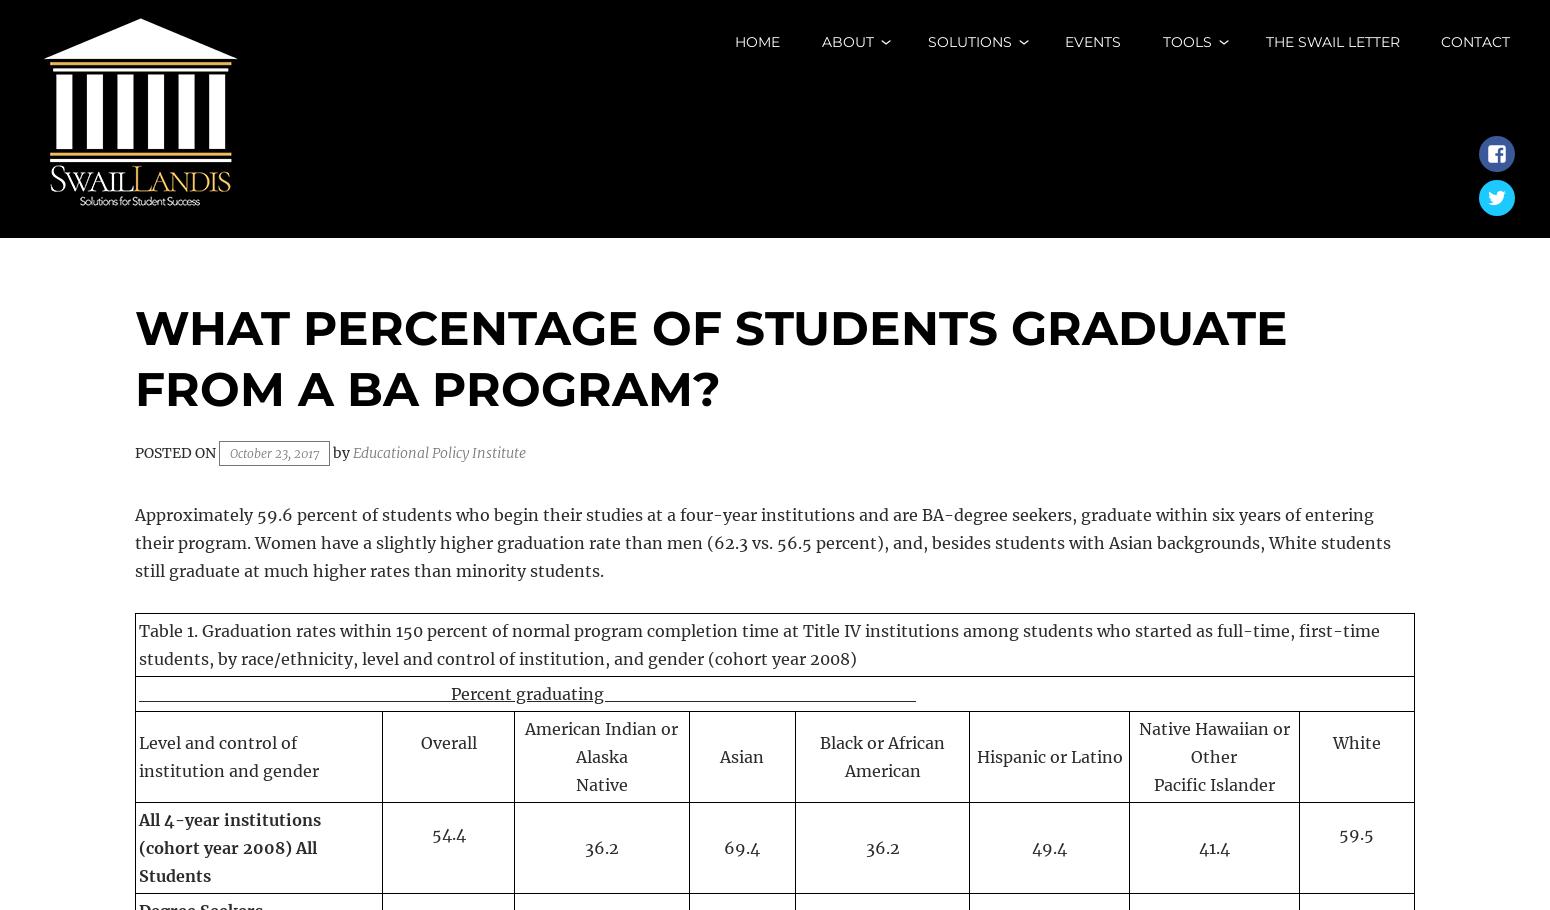 The image size is (1550, 910). What do you see at coordinates (1186, 42) in the screenshot?
I see `'Tools'` at bounding box center [1186, 42].